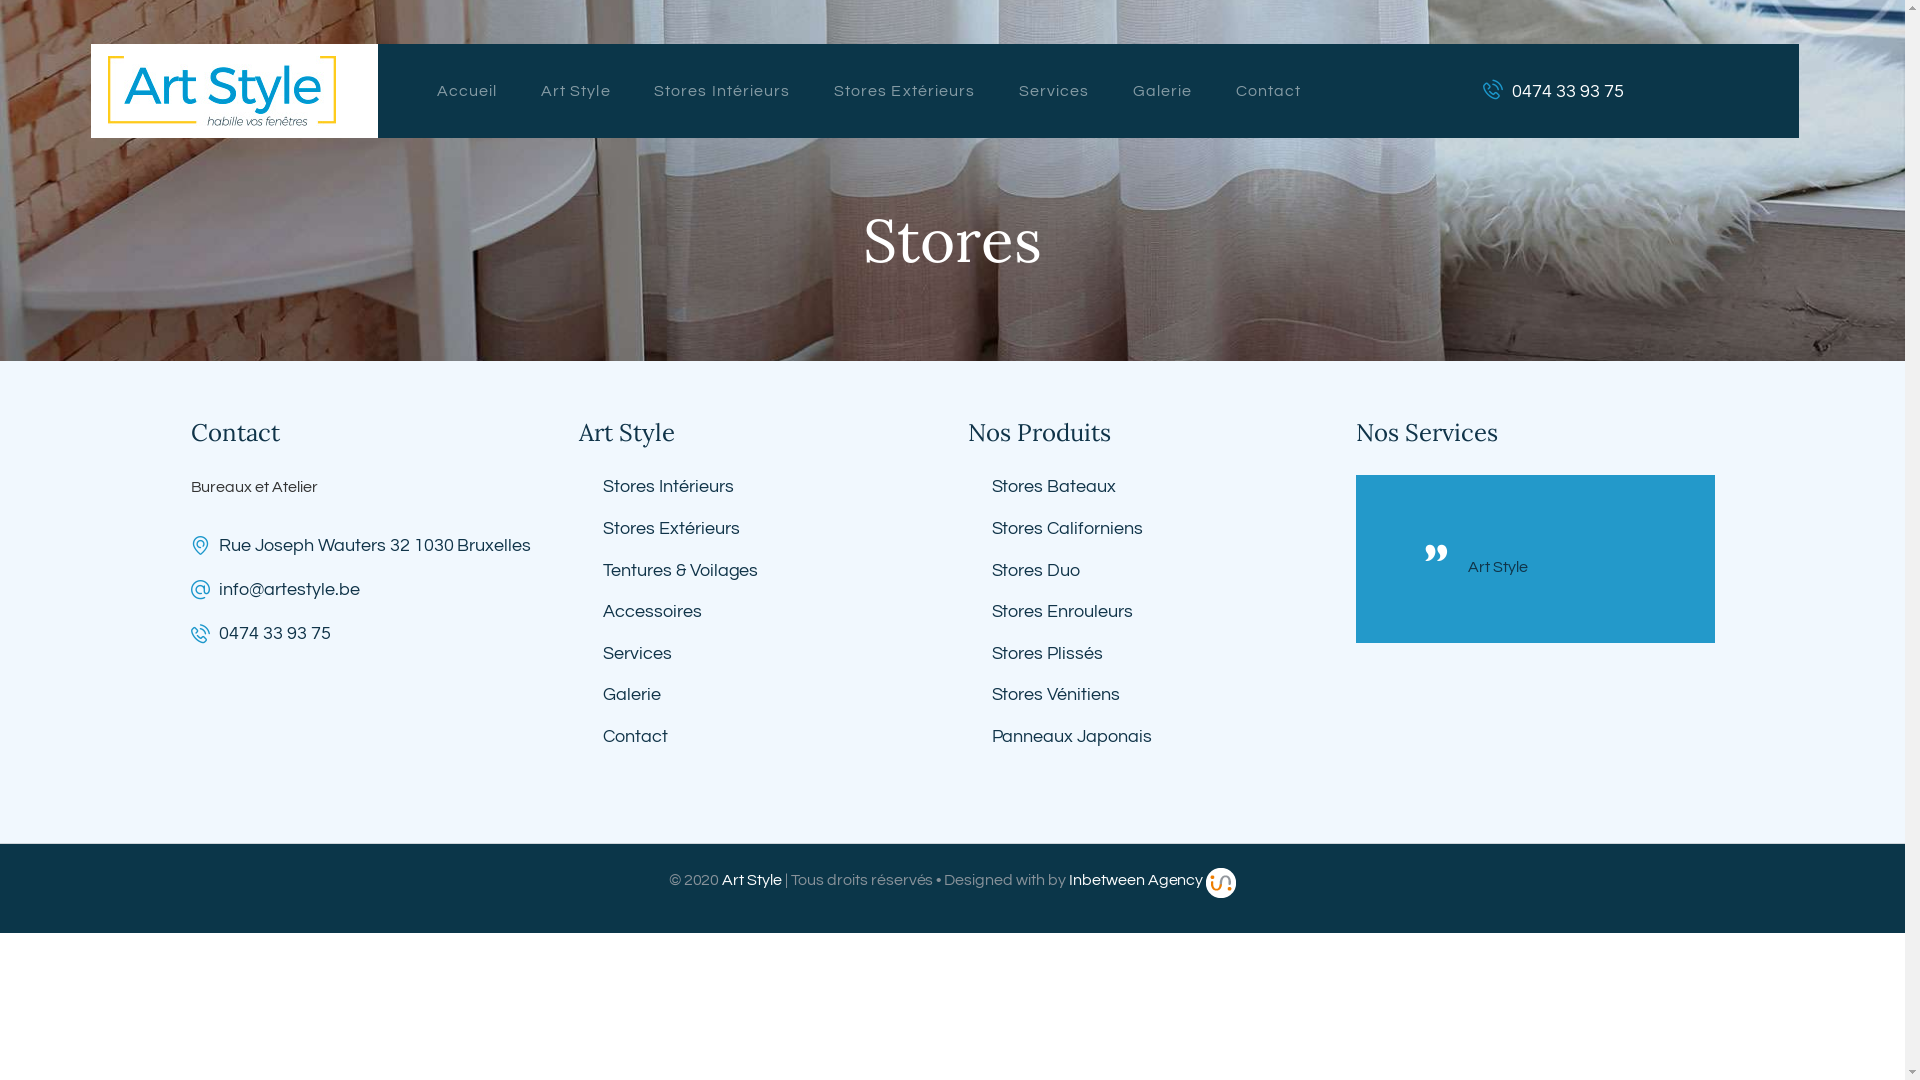 This screenshot has width=1920, height=1080. Describe the element at coordinates (288, 588) in the screenshot. I see `'info@artestyle.be'` at that location.